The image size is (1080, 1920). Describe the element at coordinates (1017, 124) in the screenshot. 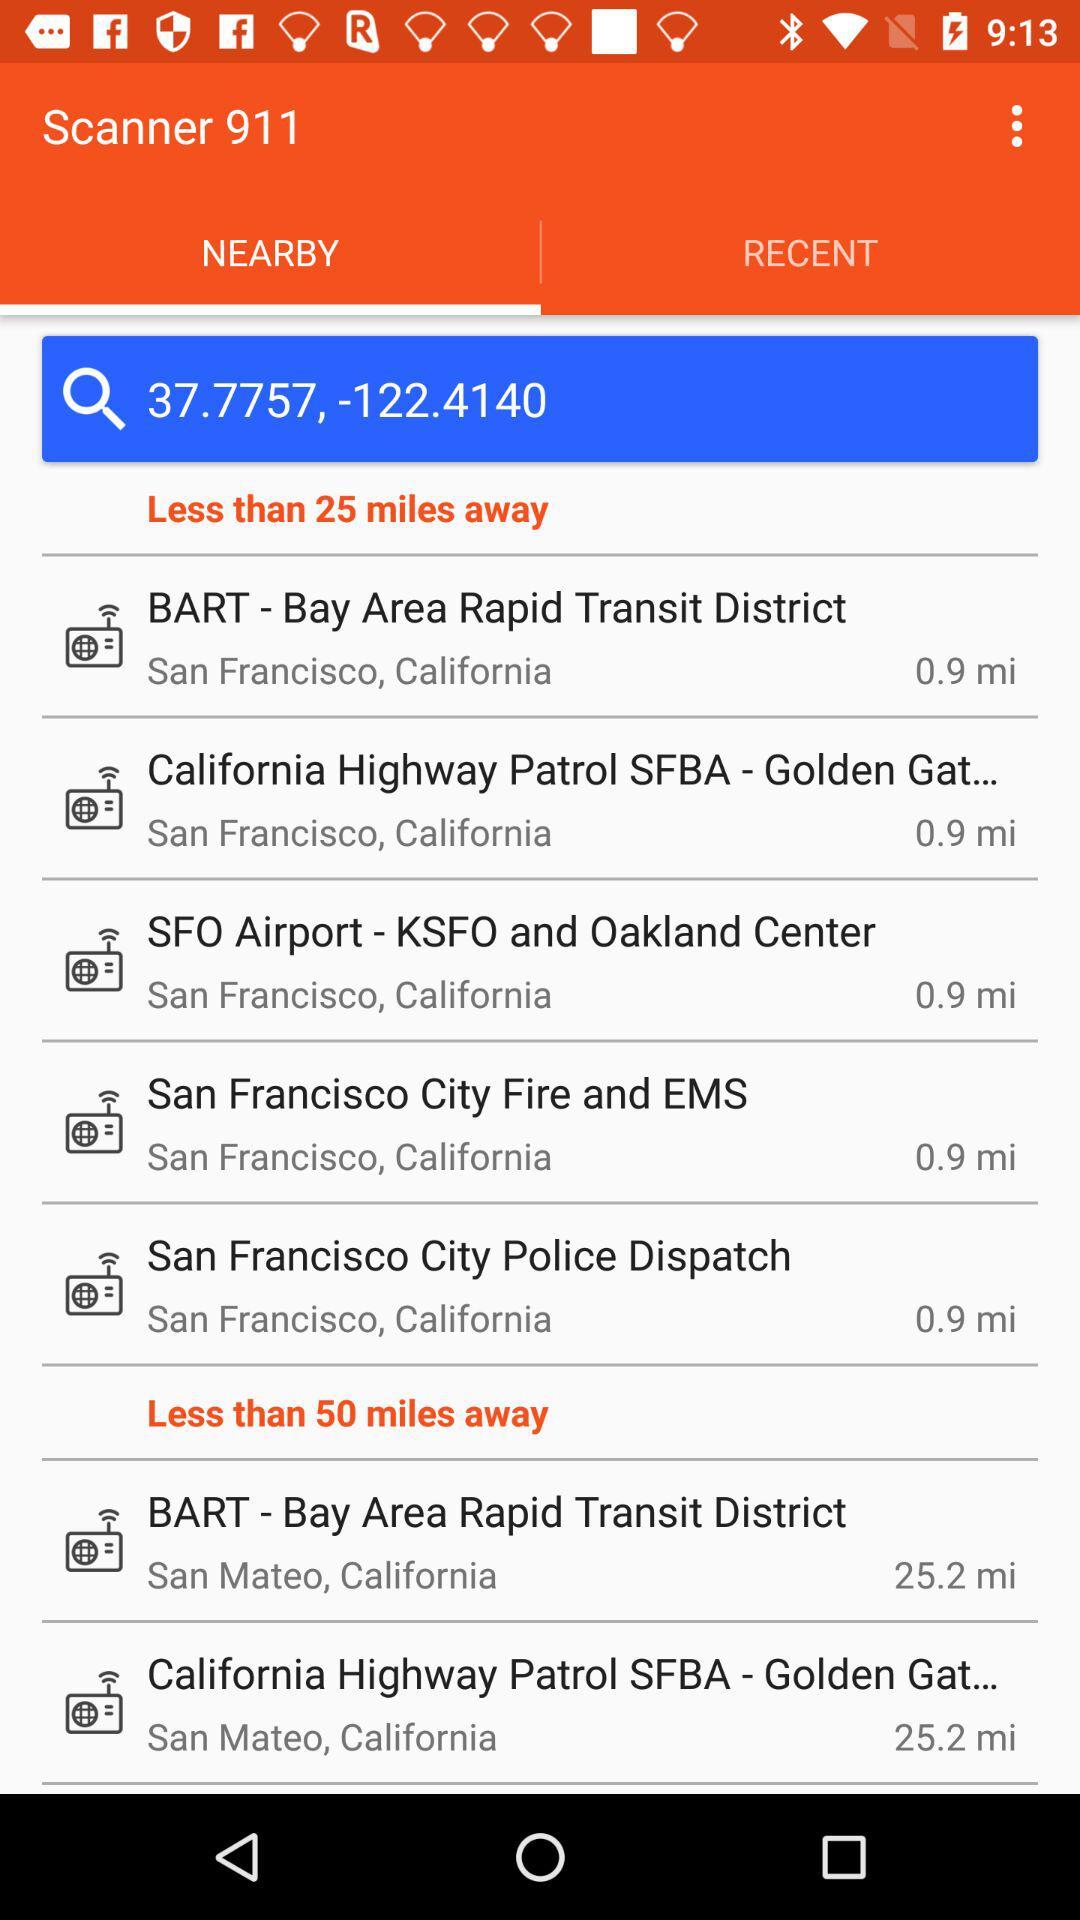

I see `the more icon` at that location.